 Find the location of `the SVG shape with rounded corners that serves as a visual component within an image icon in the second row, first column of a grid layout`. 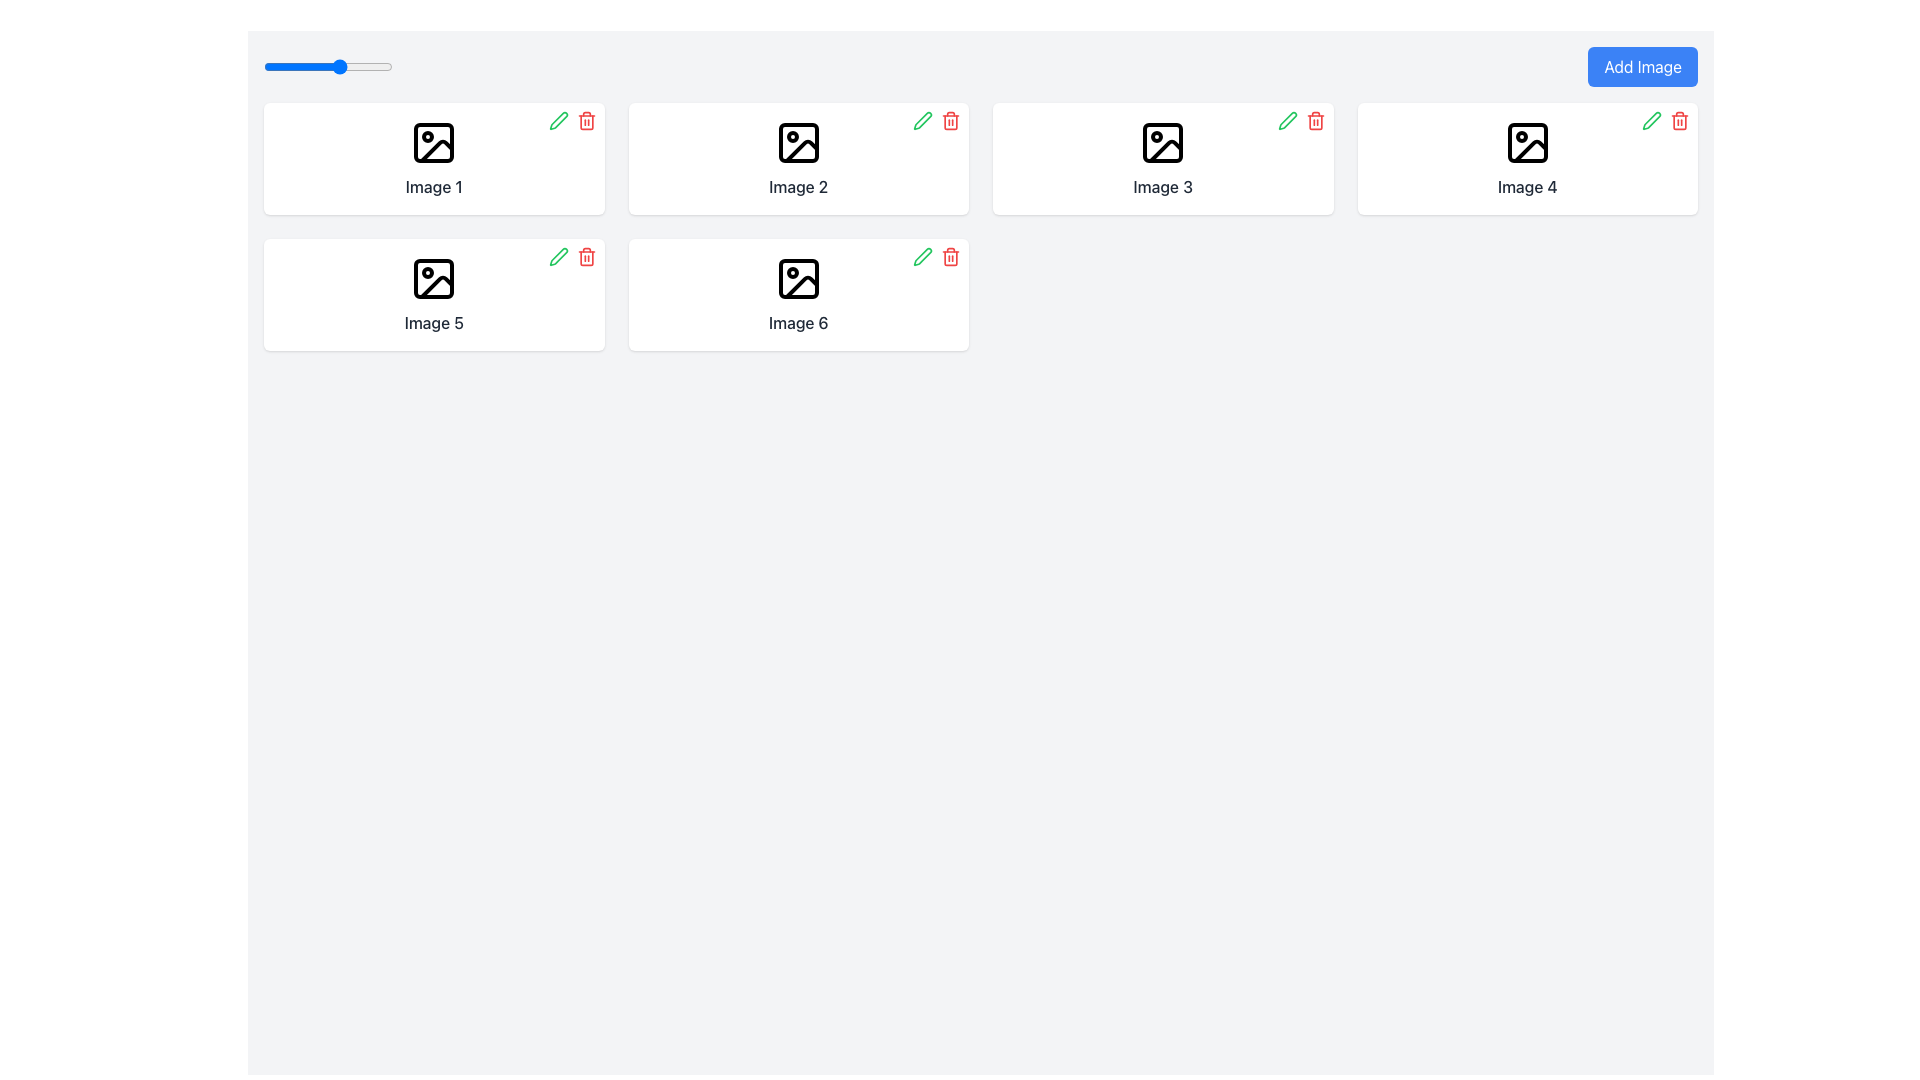

the SVG shape with rounded corners that serves as a visual component within an image icon in the second row, first column of a grid layout is located at coordinates (433, 278).